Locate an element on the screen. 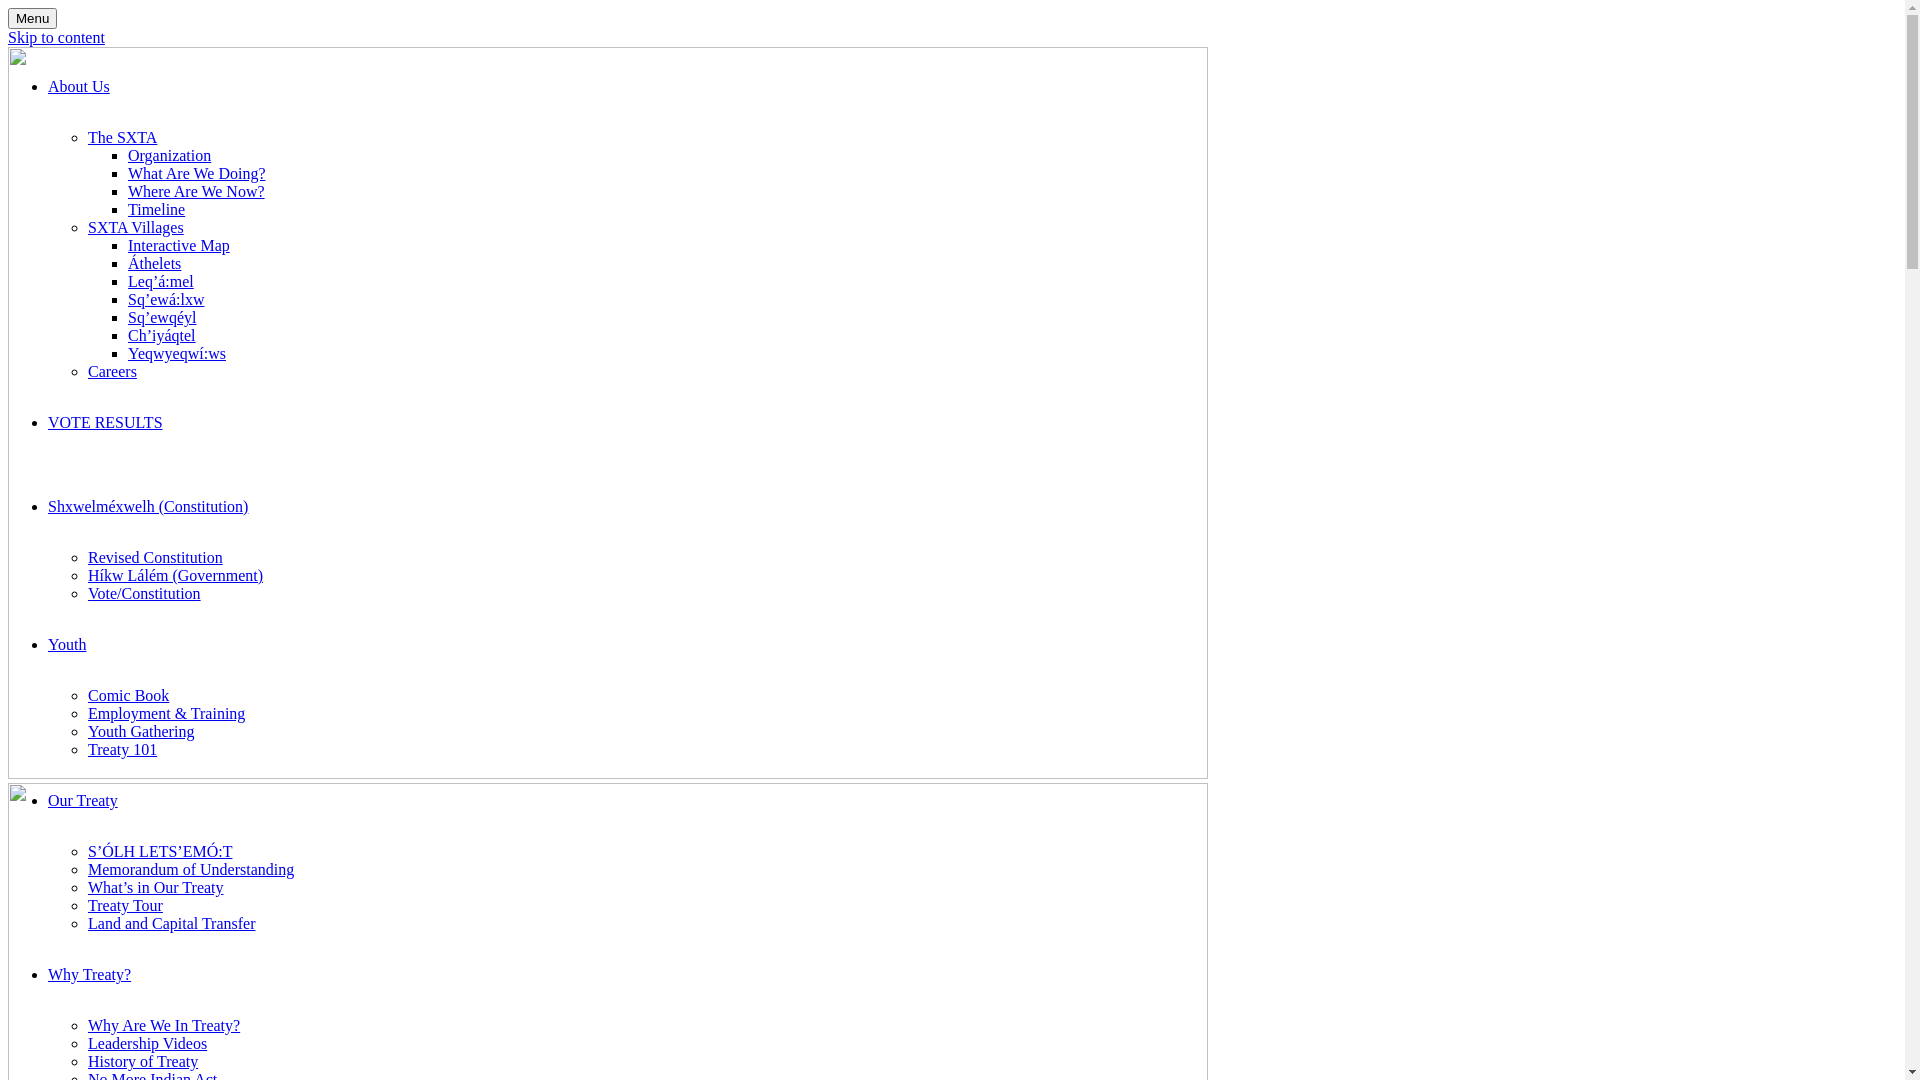  'Organization' is located at coordinates (169, 154).